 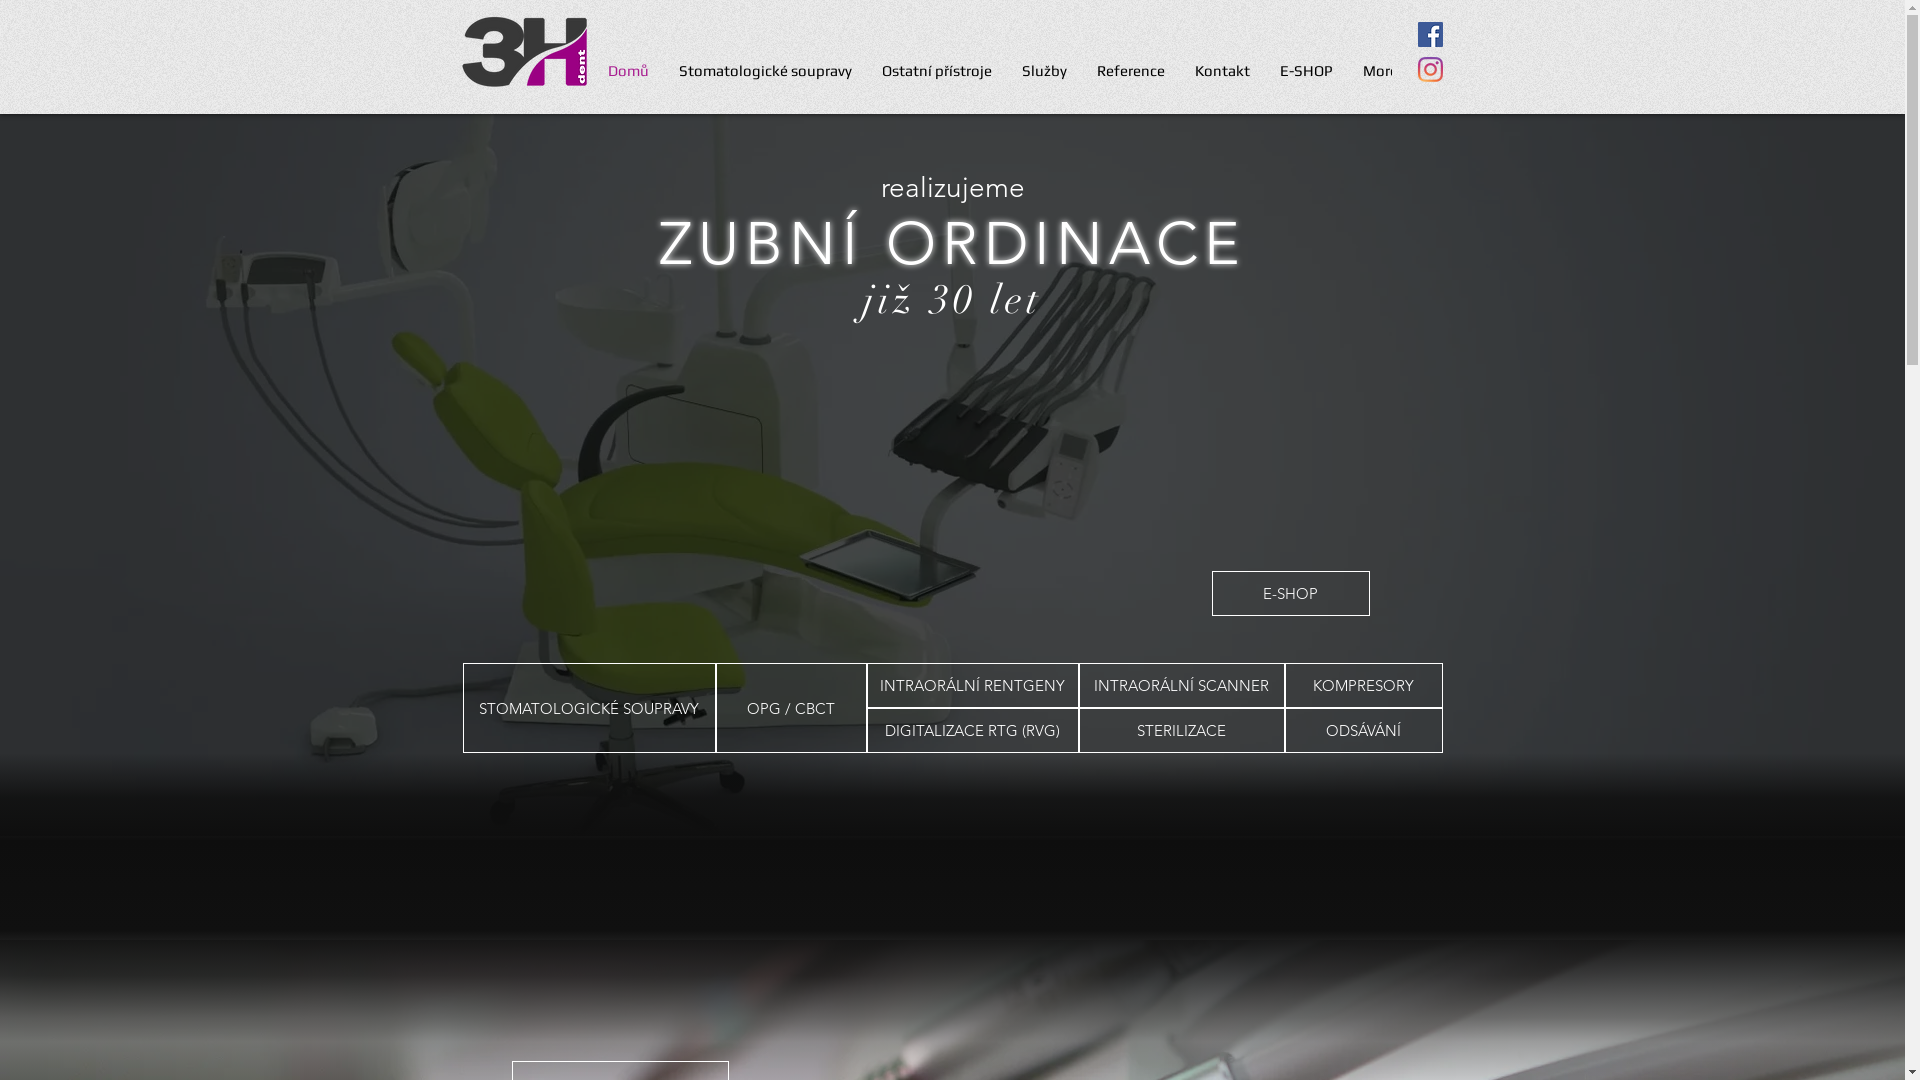 I want to click on 'E-SHOP', so click(x=1291, y=592).